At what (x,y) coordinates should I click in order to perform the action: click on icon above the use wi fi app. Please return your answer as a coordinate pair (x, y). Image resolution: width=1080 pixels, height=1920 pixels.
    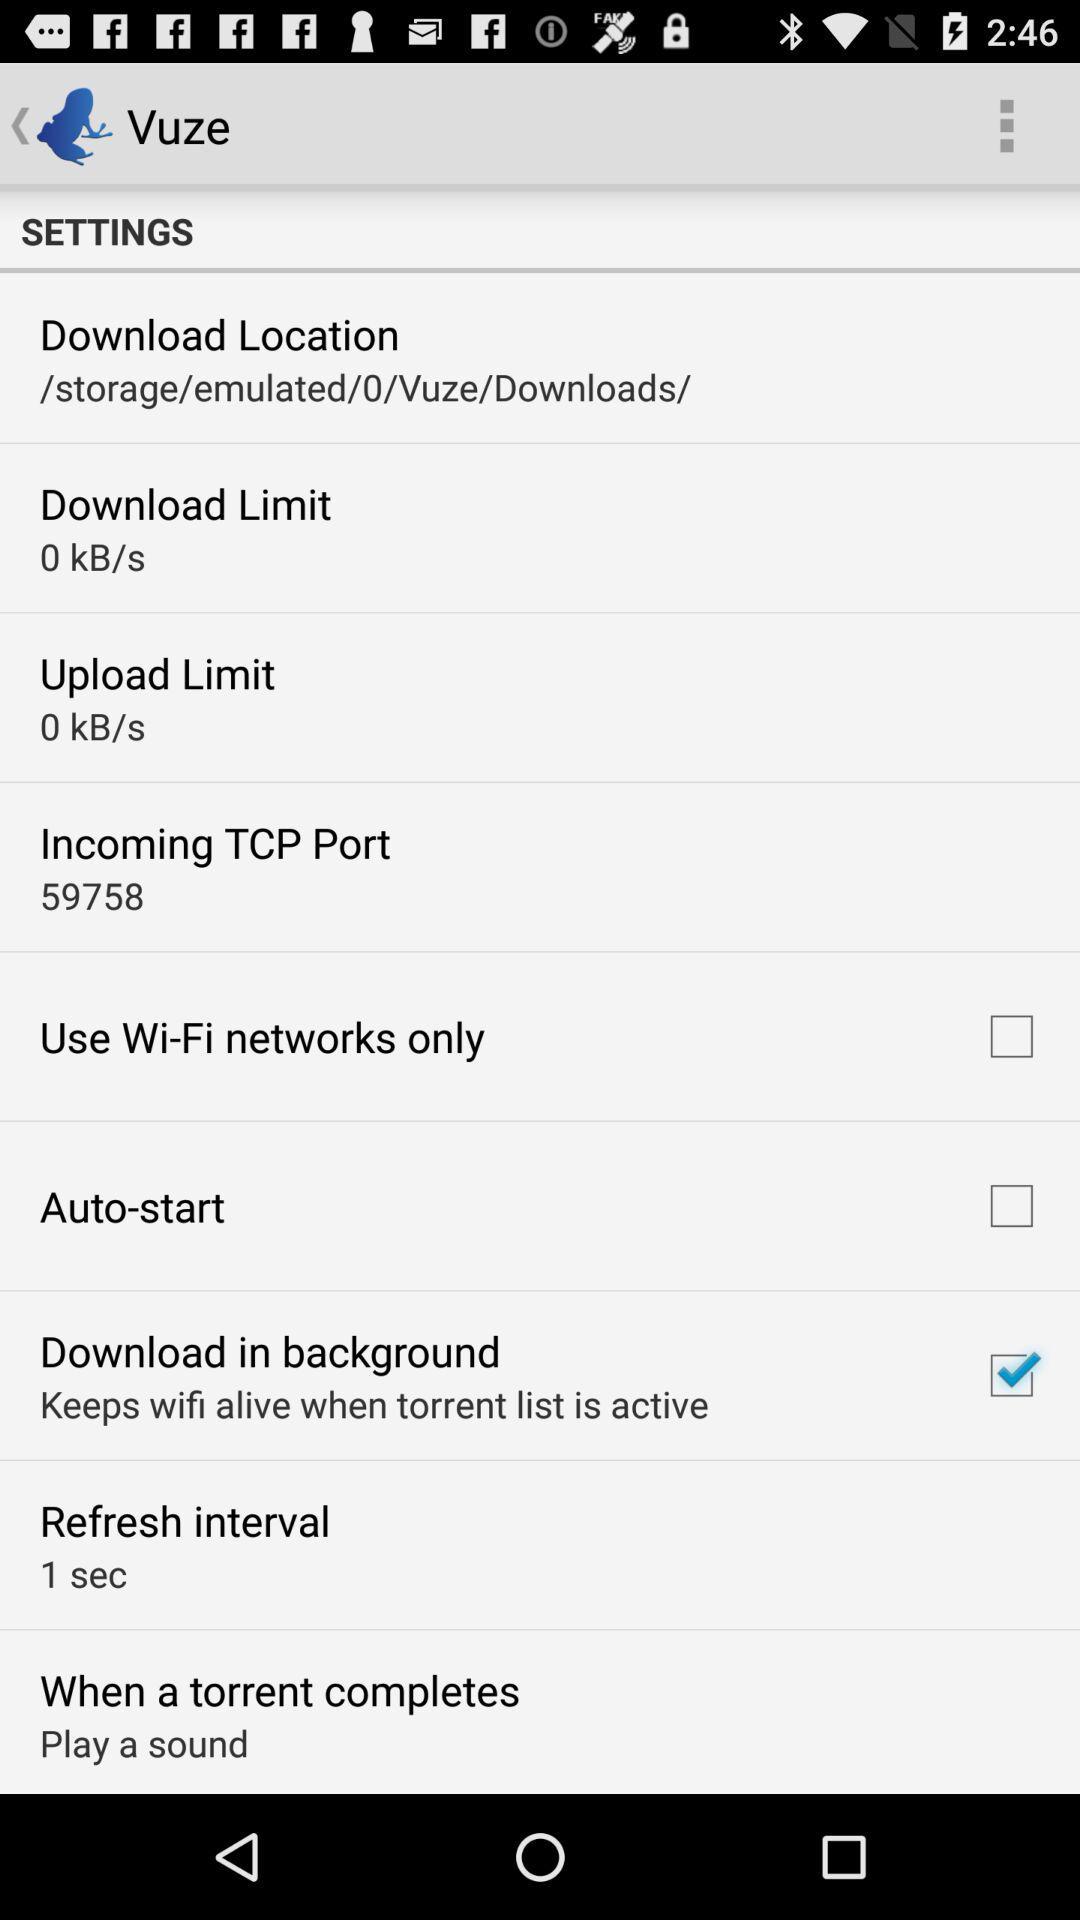
    Looking at the image, I should click on (92, 894).